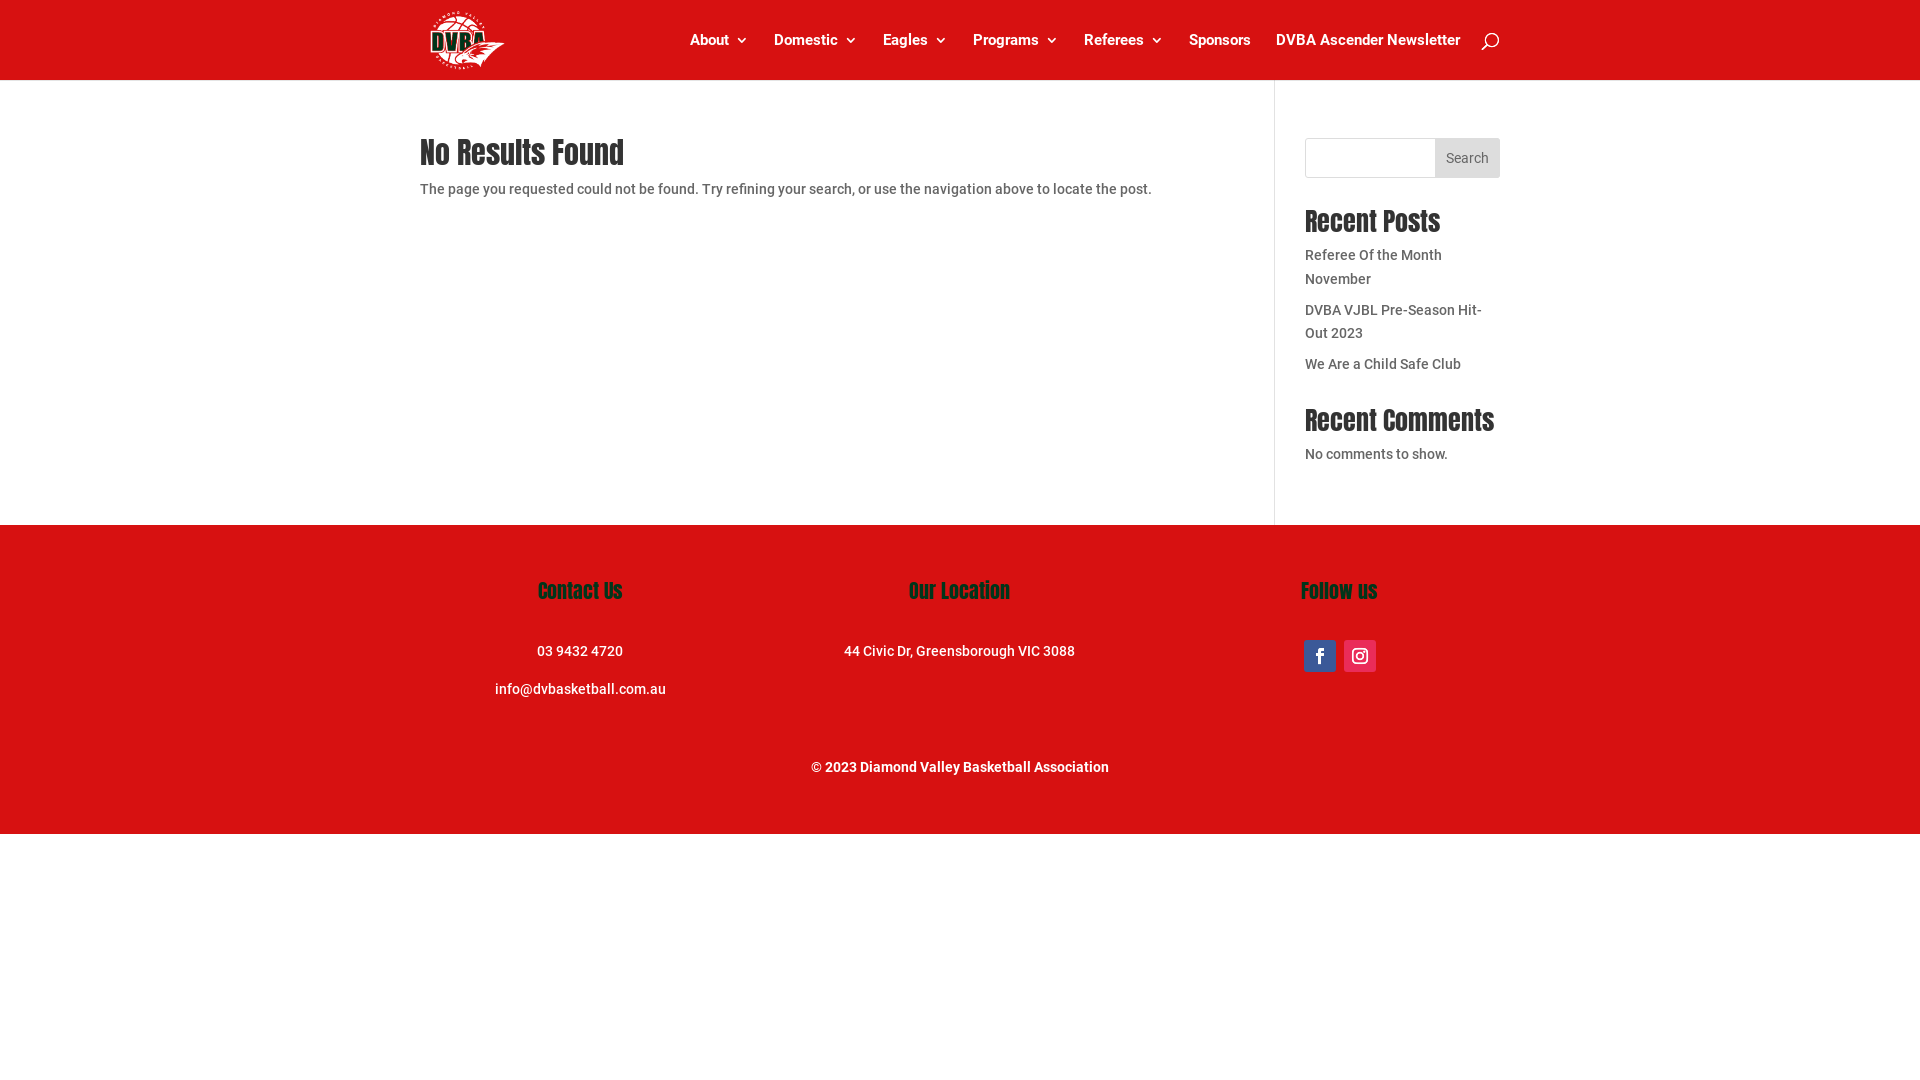 Image resolution: width=1920 pixels, height=1080 pixels. Describe the element at coordinates (816, 55) in the screenshot. I see `'Domestic'` at that location.